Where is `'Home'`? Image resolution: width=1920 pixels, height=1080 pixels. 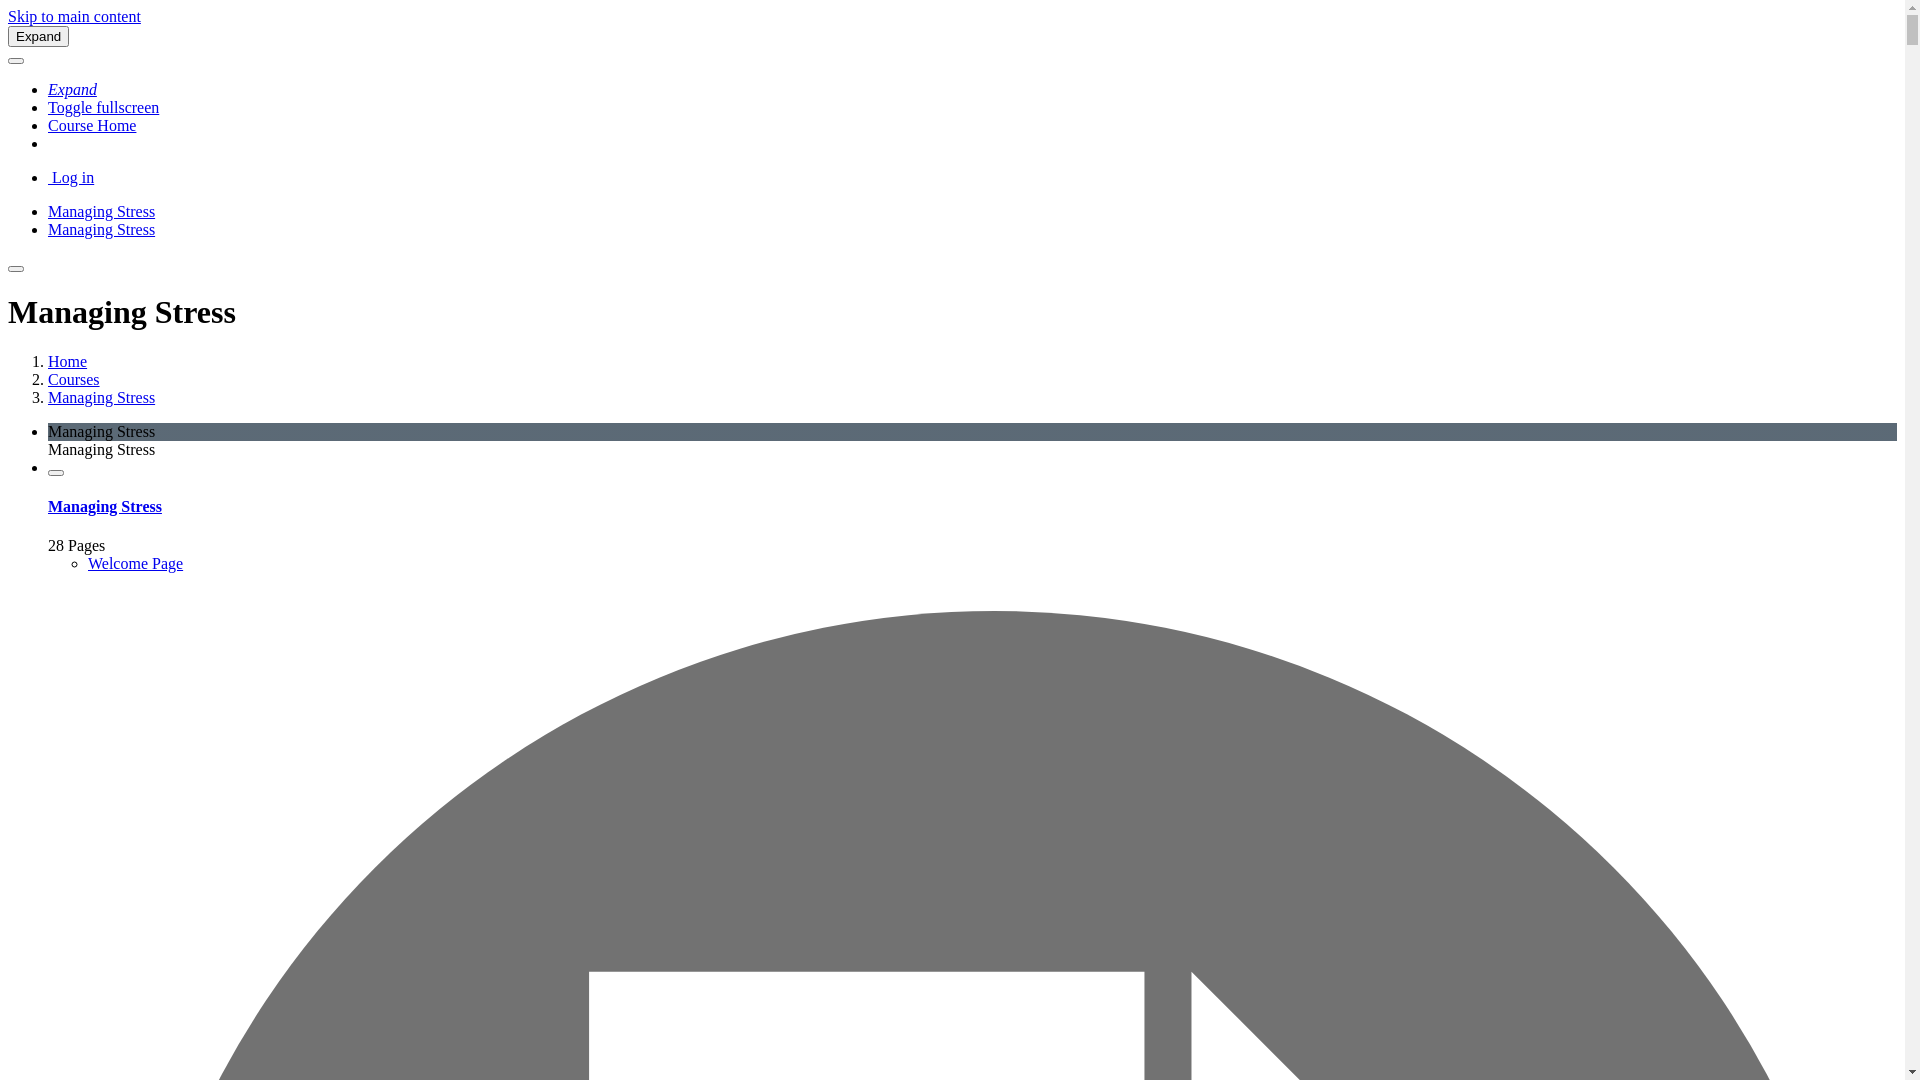
'Home' is located at coordinates (67, 361).